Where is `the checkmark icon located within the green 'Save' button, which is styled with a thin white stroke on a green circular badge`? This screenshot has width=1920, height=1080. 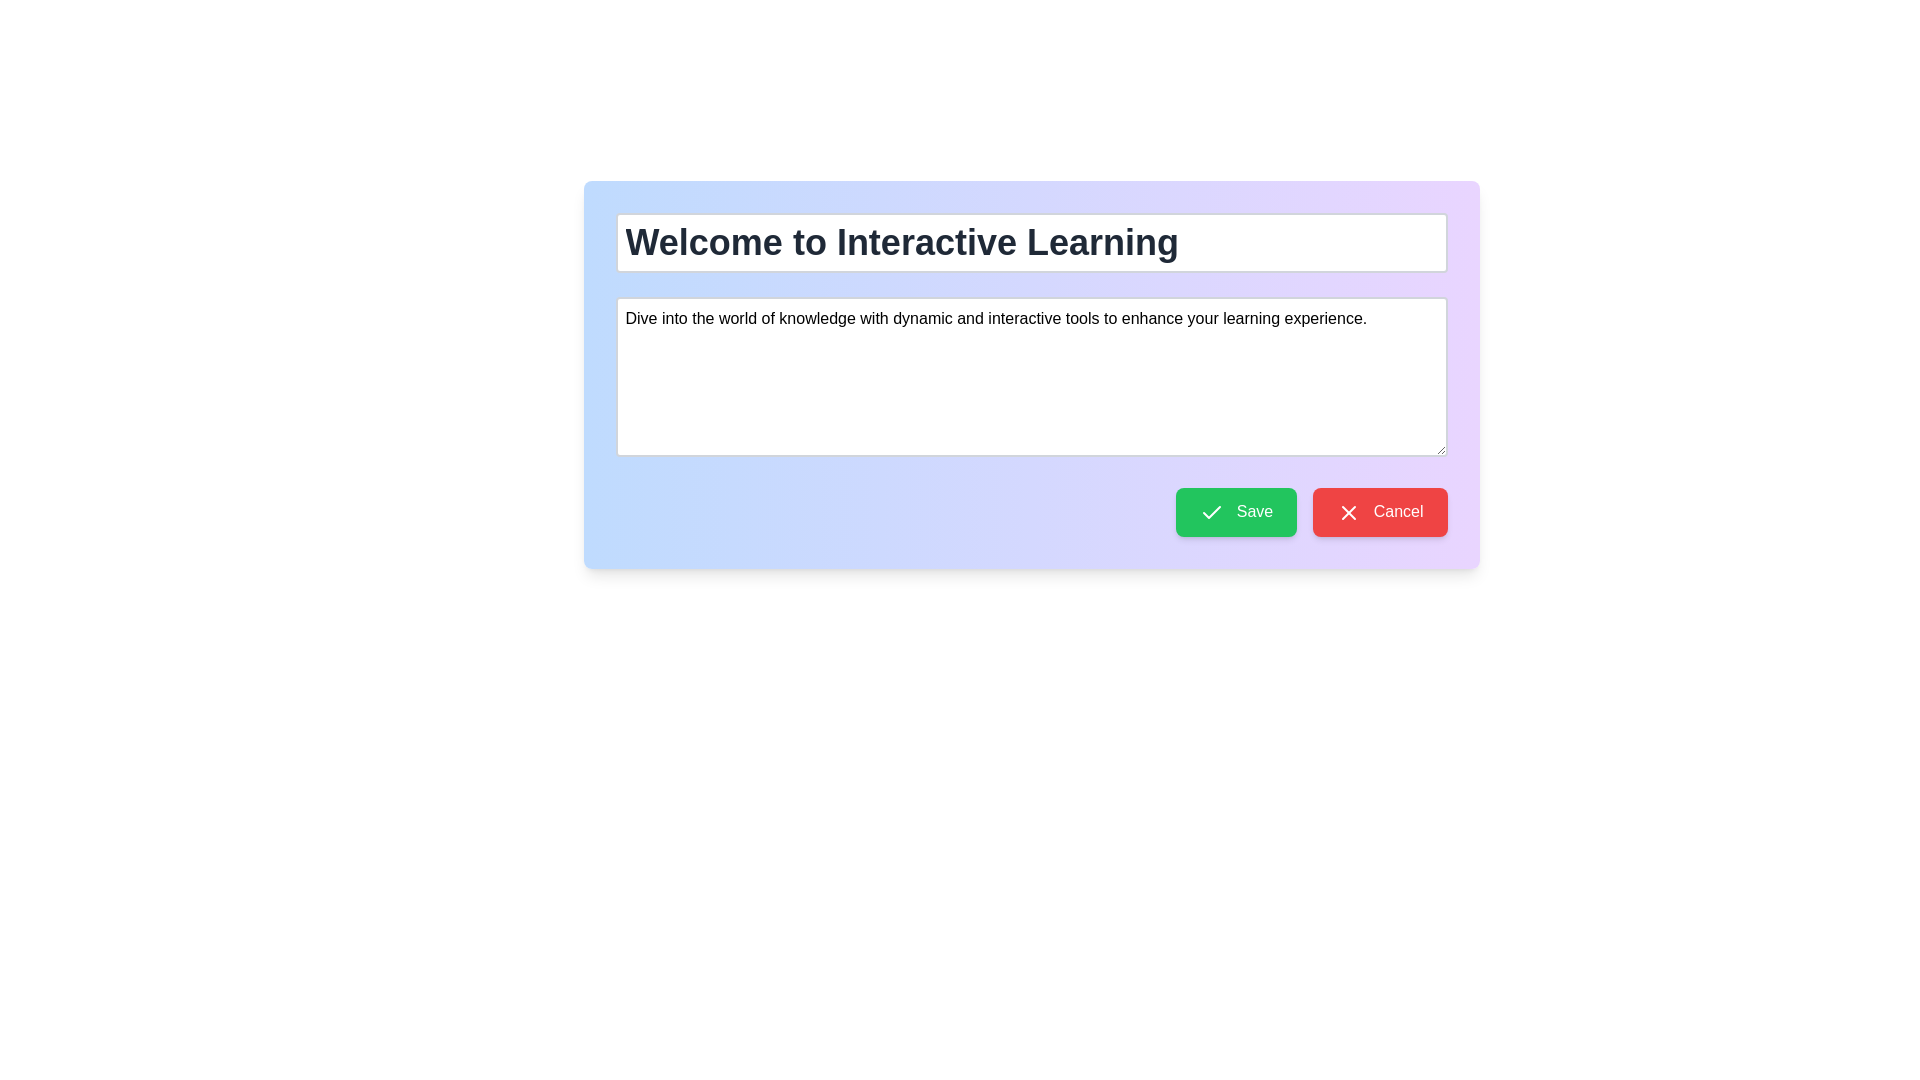
the checkmark icon located within the green 'Save' button, which is styled with a thin white stroke on a green circular badge is located at coordinates (1211, 511).